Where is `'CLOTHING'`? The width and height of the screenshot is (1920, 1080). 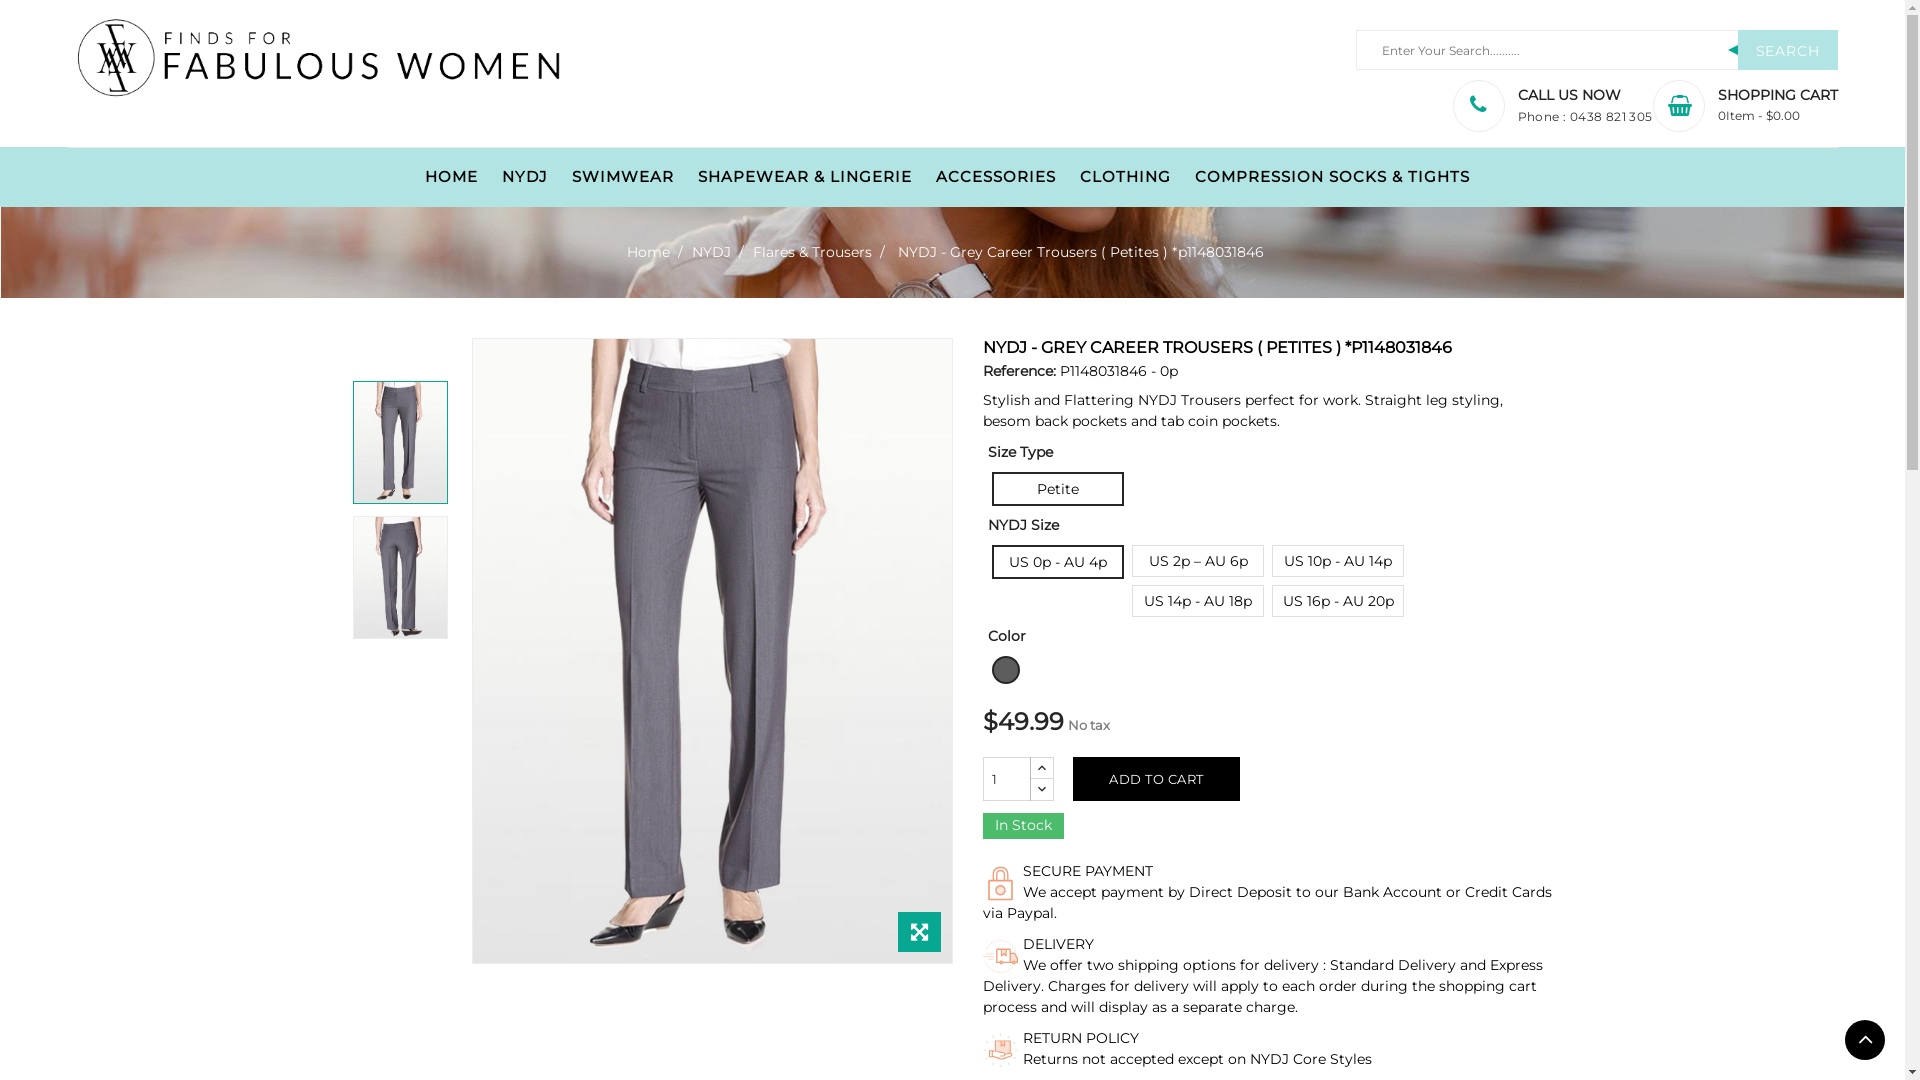
'CLOTHING' is located at coordinates (1125, 176).